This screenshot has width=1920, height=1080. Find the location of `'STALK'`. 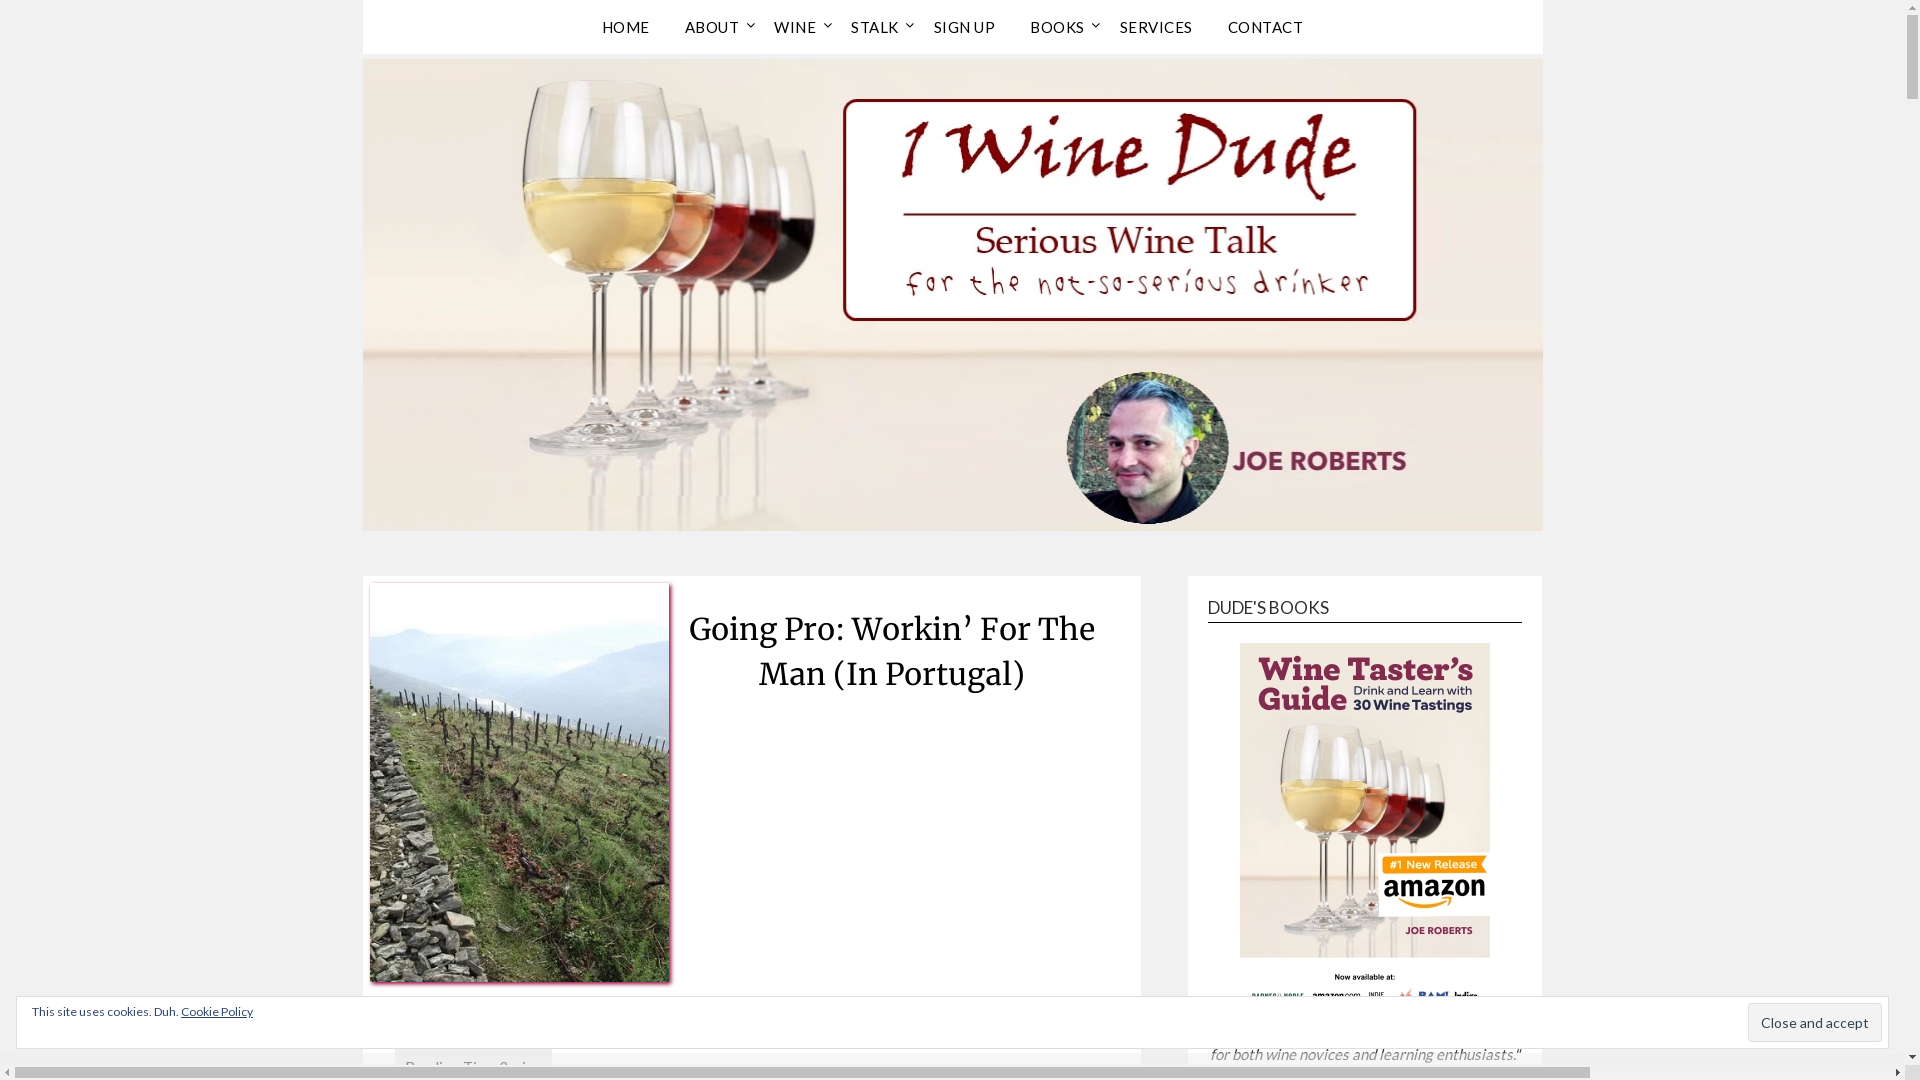

'STALK' is located at coordinates (874, 27).